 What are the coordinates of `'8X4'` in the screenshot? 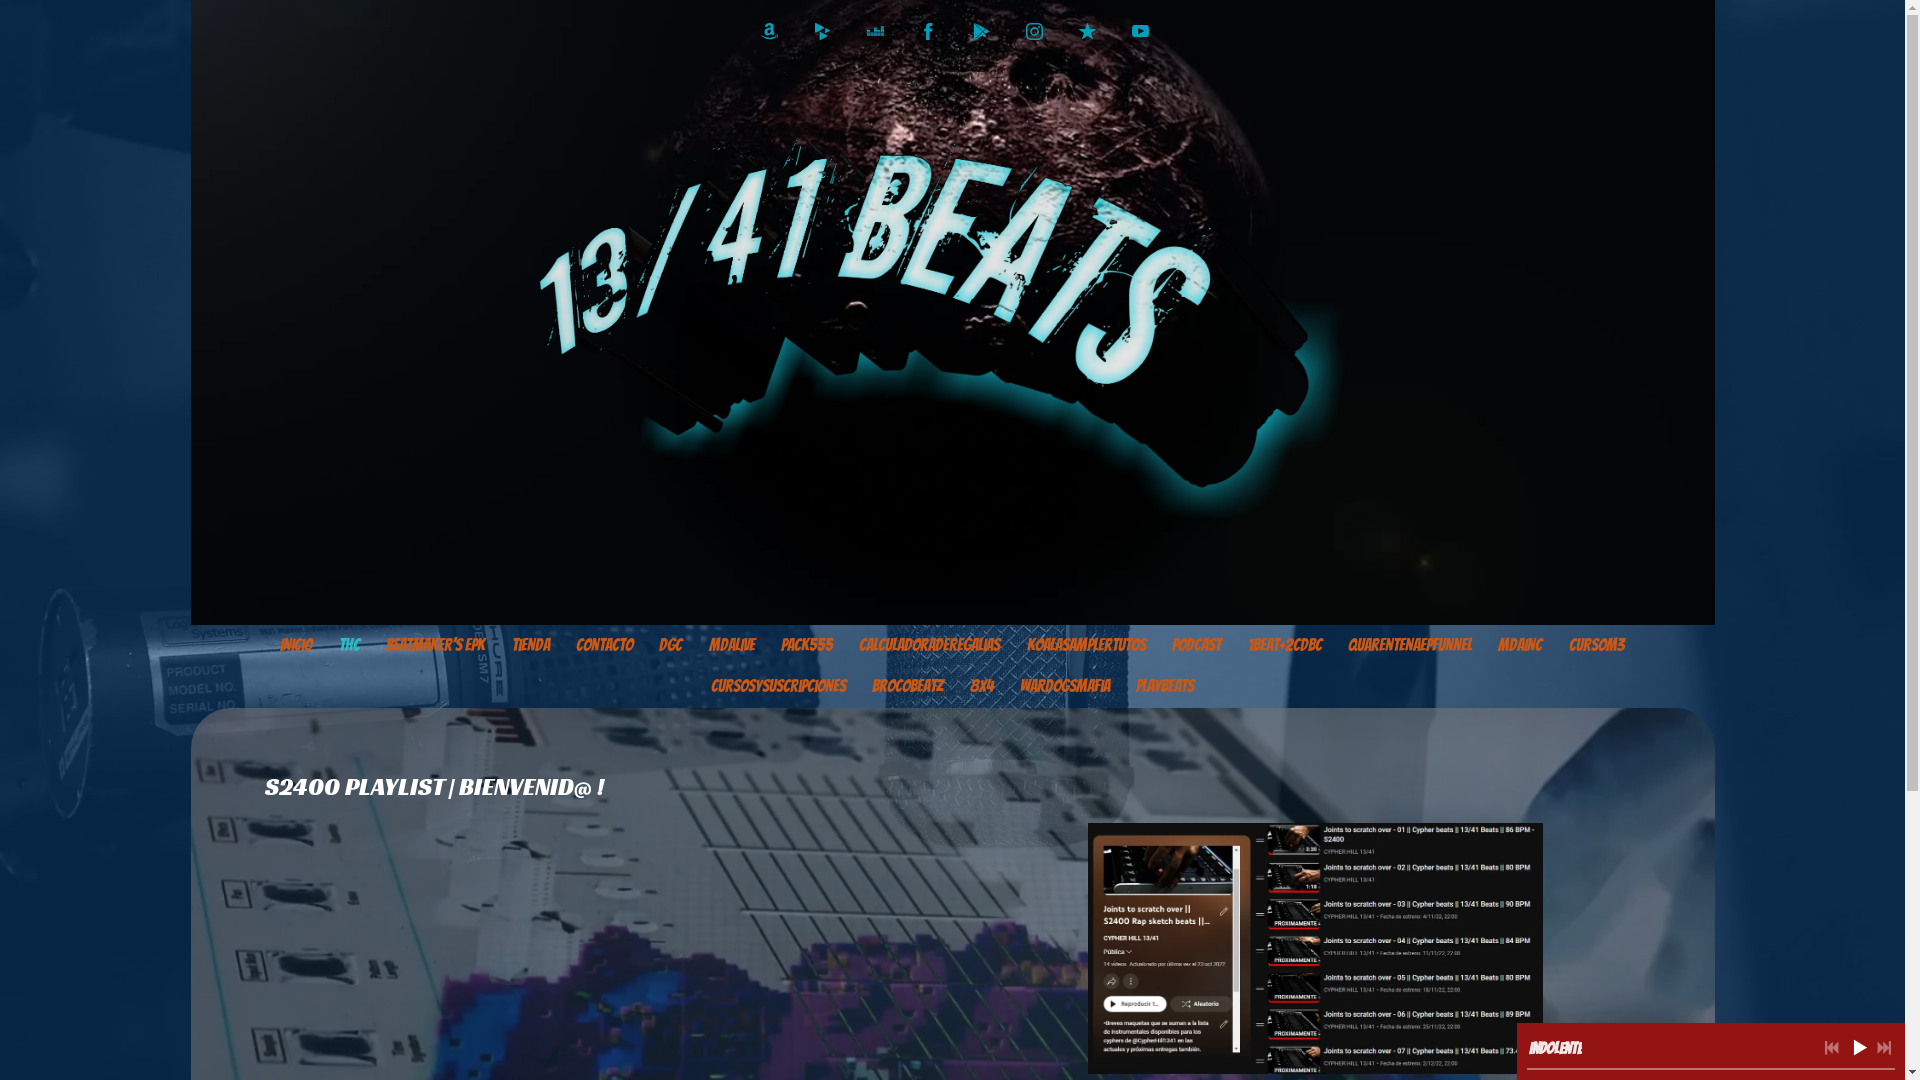 It's located at (980, 685).